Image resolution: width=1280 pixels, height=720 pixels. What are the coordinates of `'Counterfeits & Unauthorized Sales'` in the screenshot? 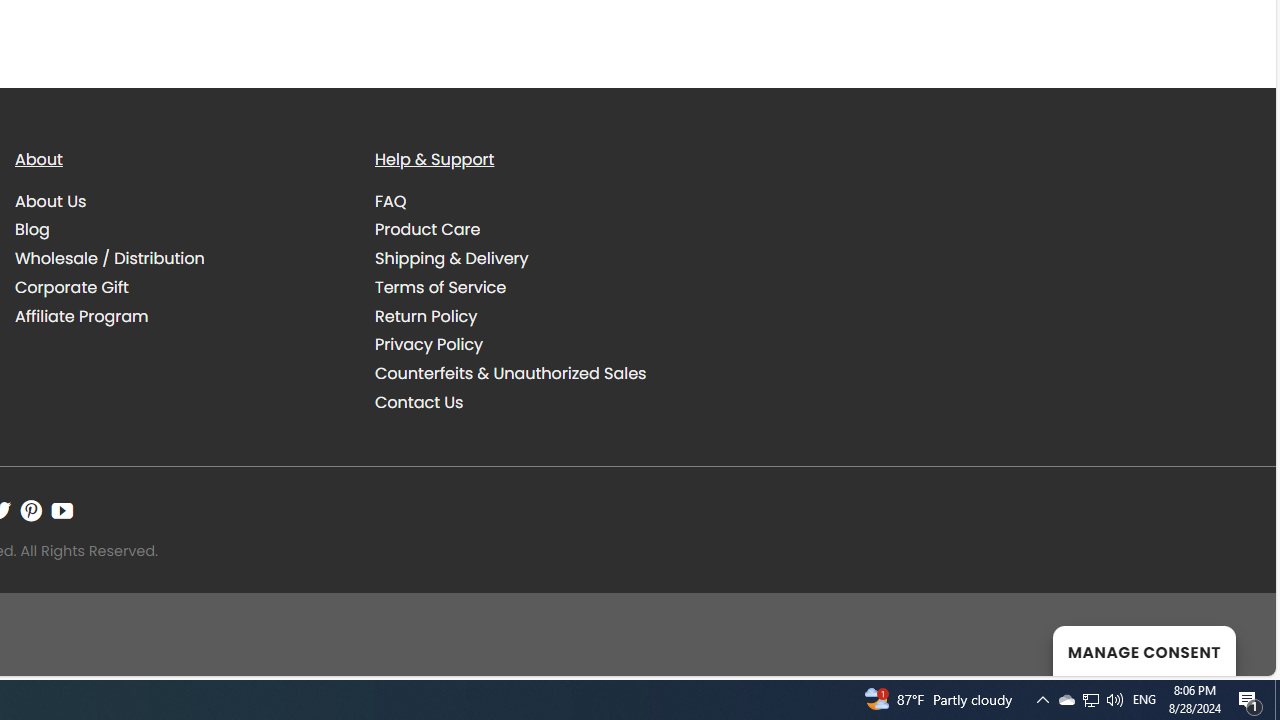 It's located at (540, 374).